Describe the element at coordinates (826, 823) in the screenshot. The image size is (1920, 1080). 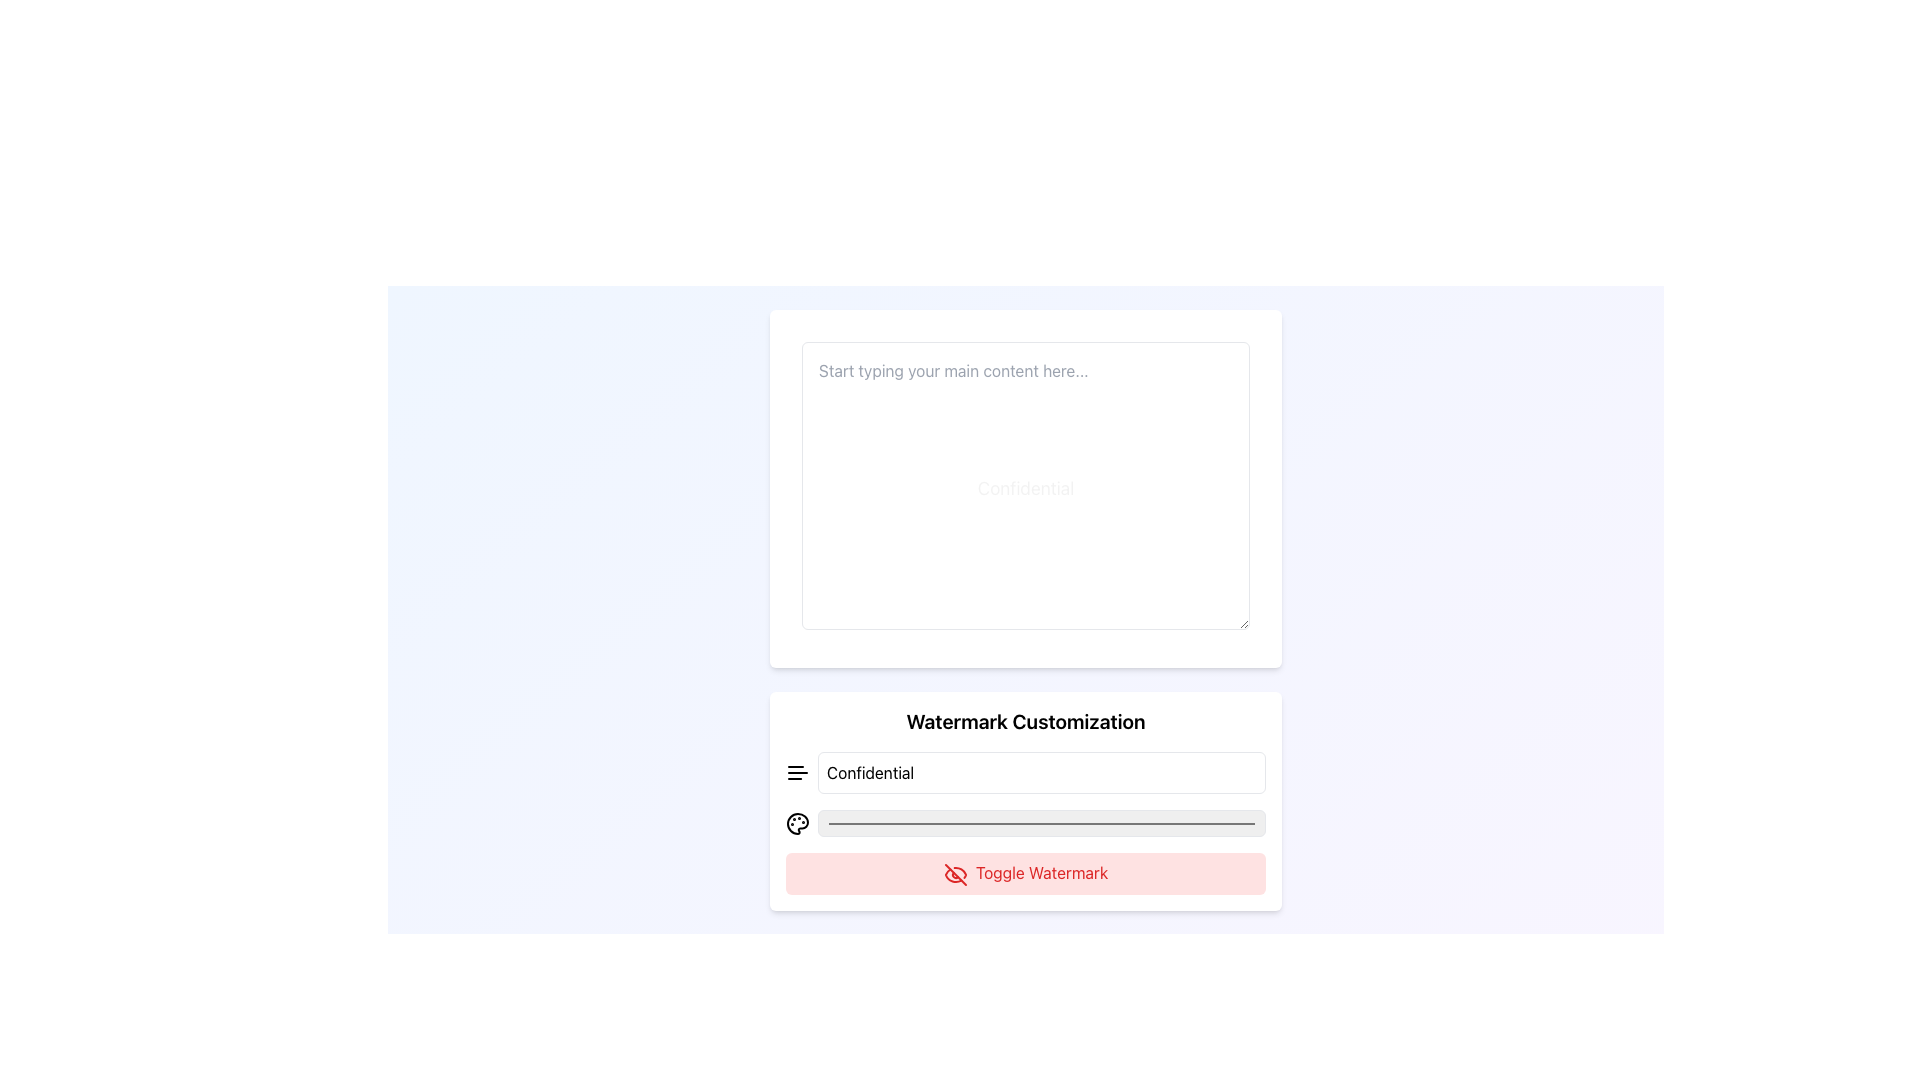
I see `the color slider` at that location.